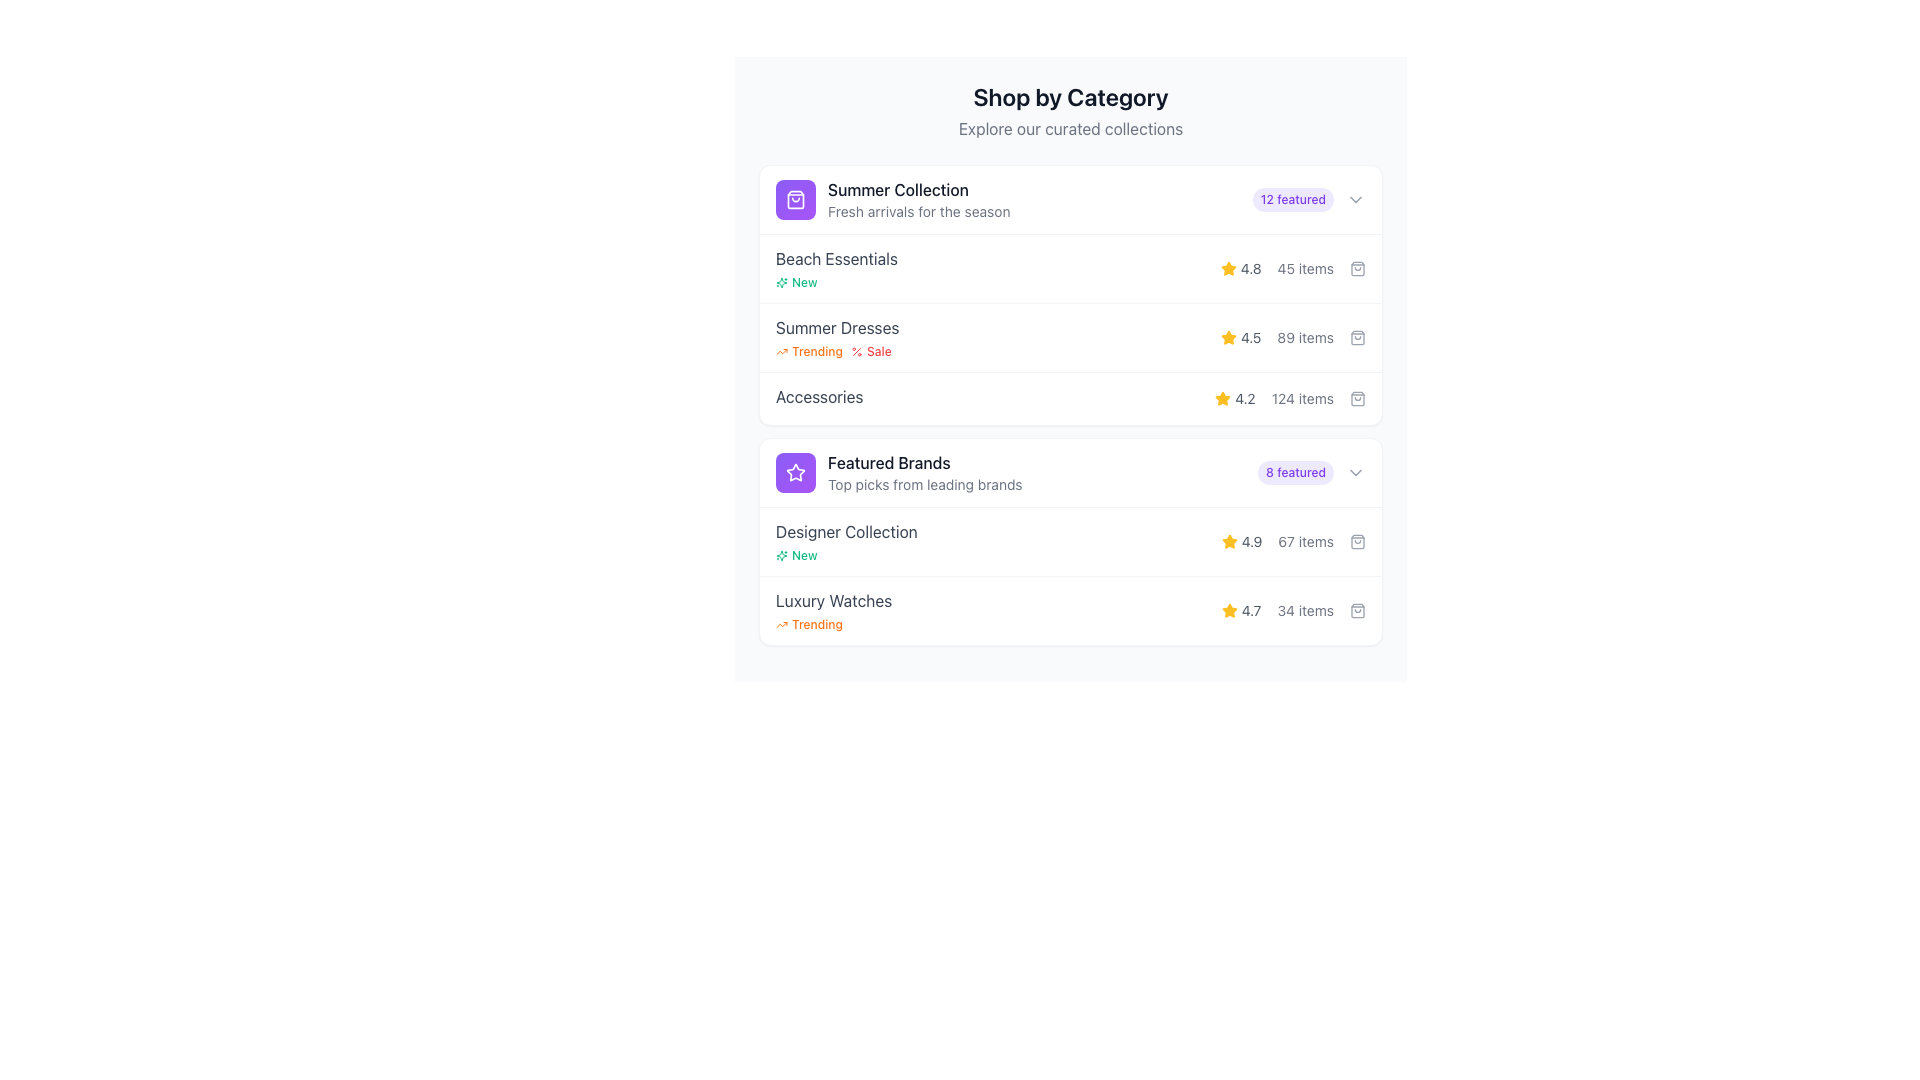  Describe the element at coordinates (846, 542) in the screenshot. I see `the 'Designer Collection' category link that is highlighted with a 'New' tag, located in the second section under 'Featured Brands'` at that location.